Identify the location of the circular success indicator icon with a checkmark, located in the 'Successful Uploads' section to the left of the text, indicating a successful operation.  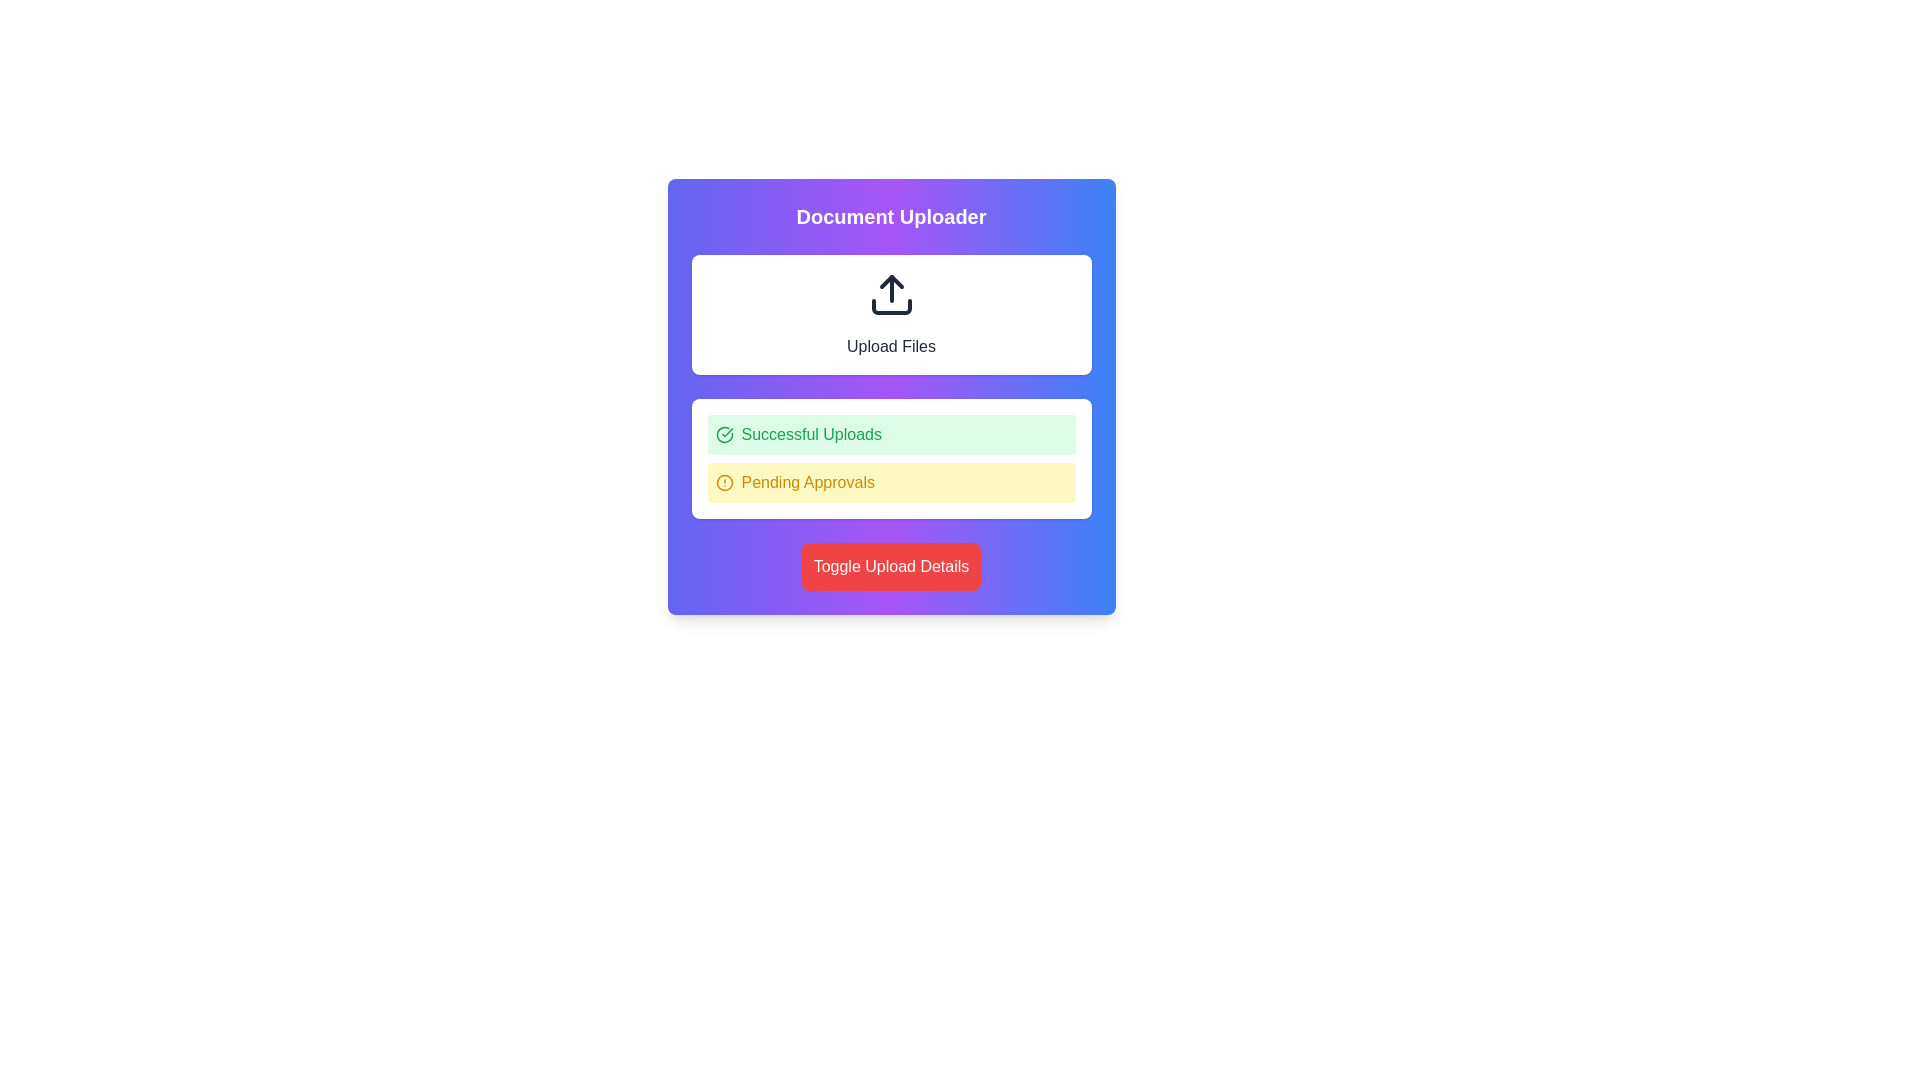
(723, 434).